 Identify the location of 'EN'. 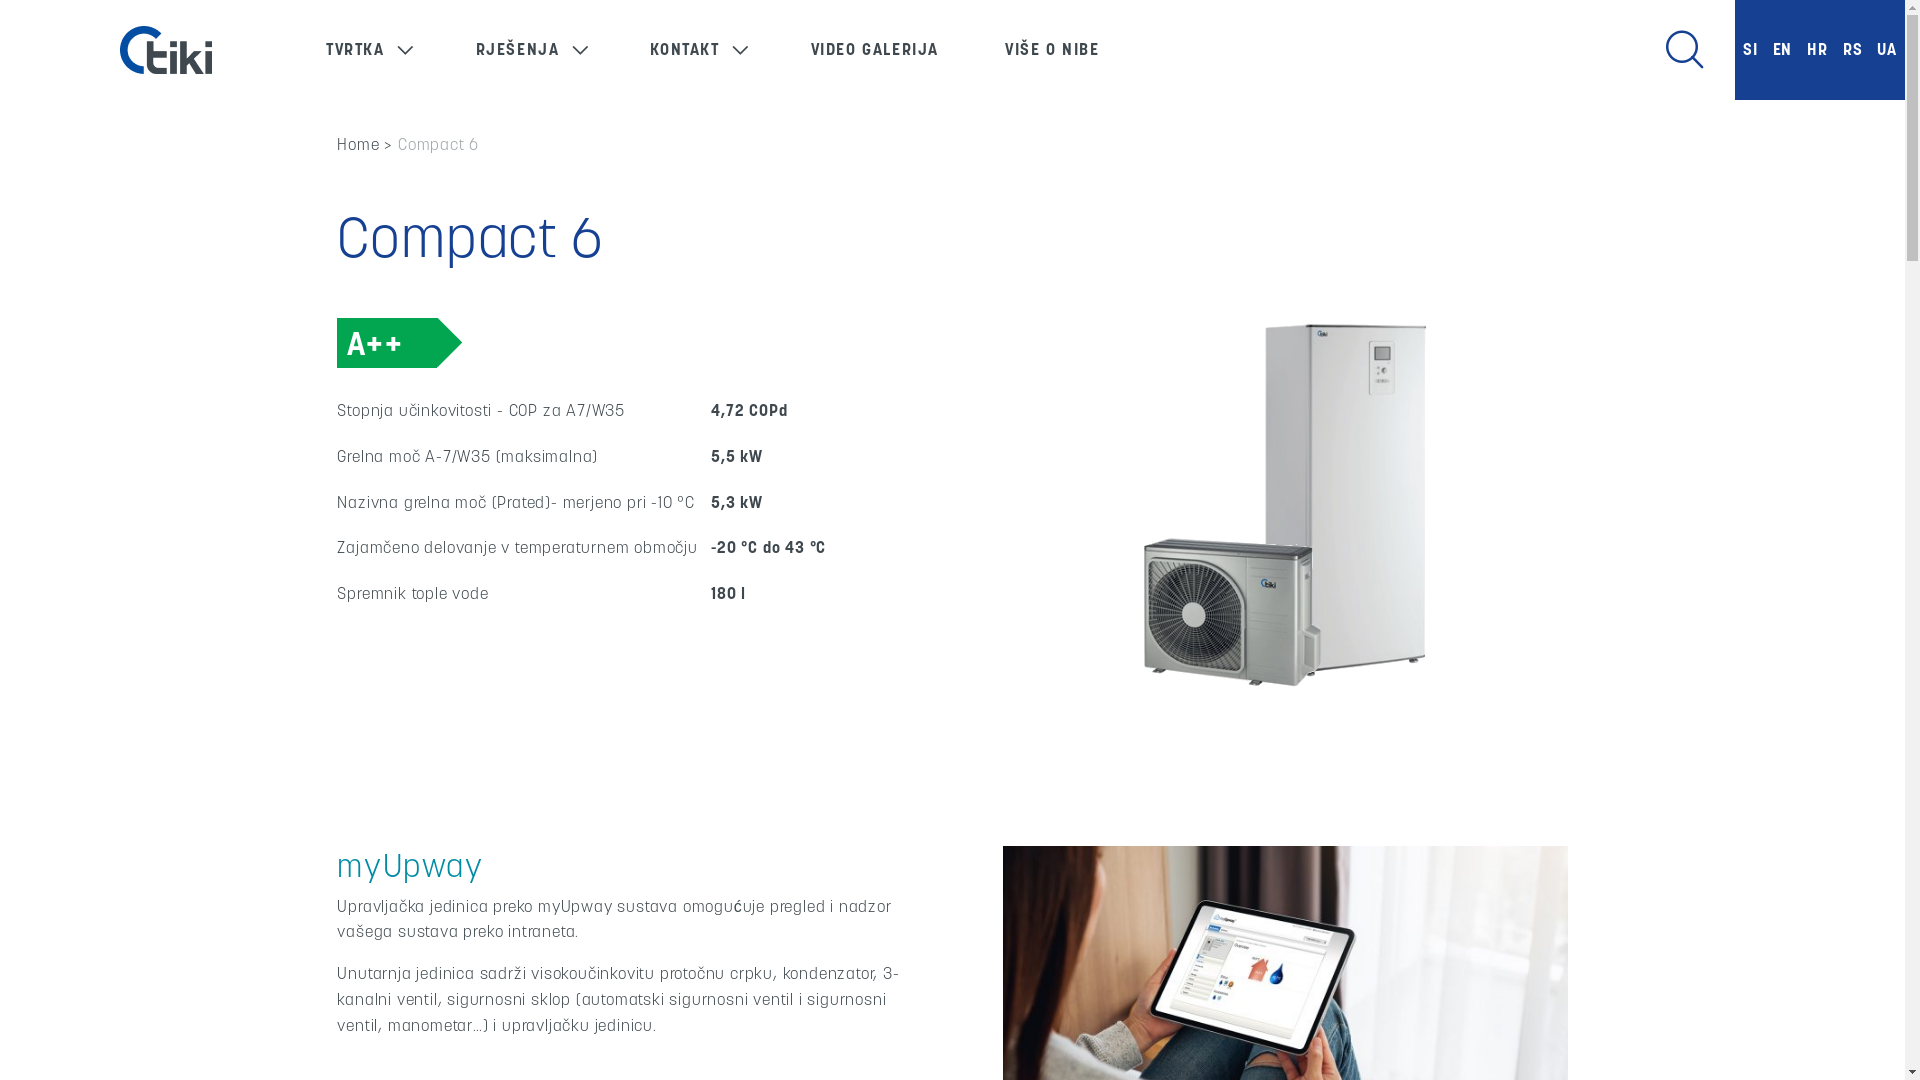
(1782, 49).